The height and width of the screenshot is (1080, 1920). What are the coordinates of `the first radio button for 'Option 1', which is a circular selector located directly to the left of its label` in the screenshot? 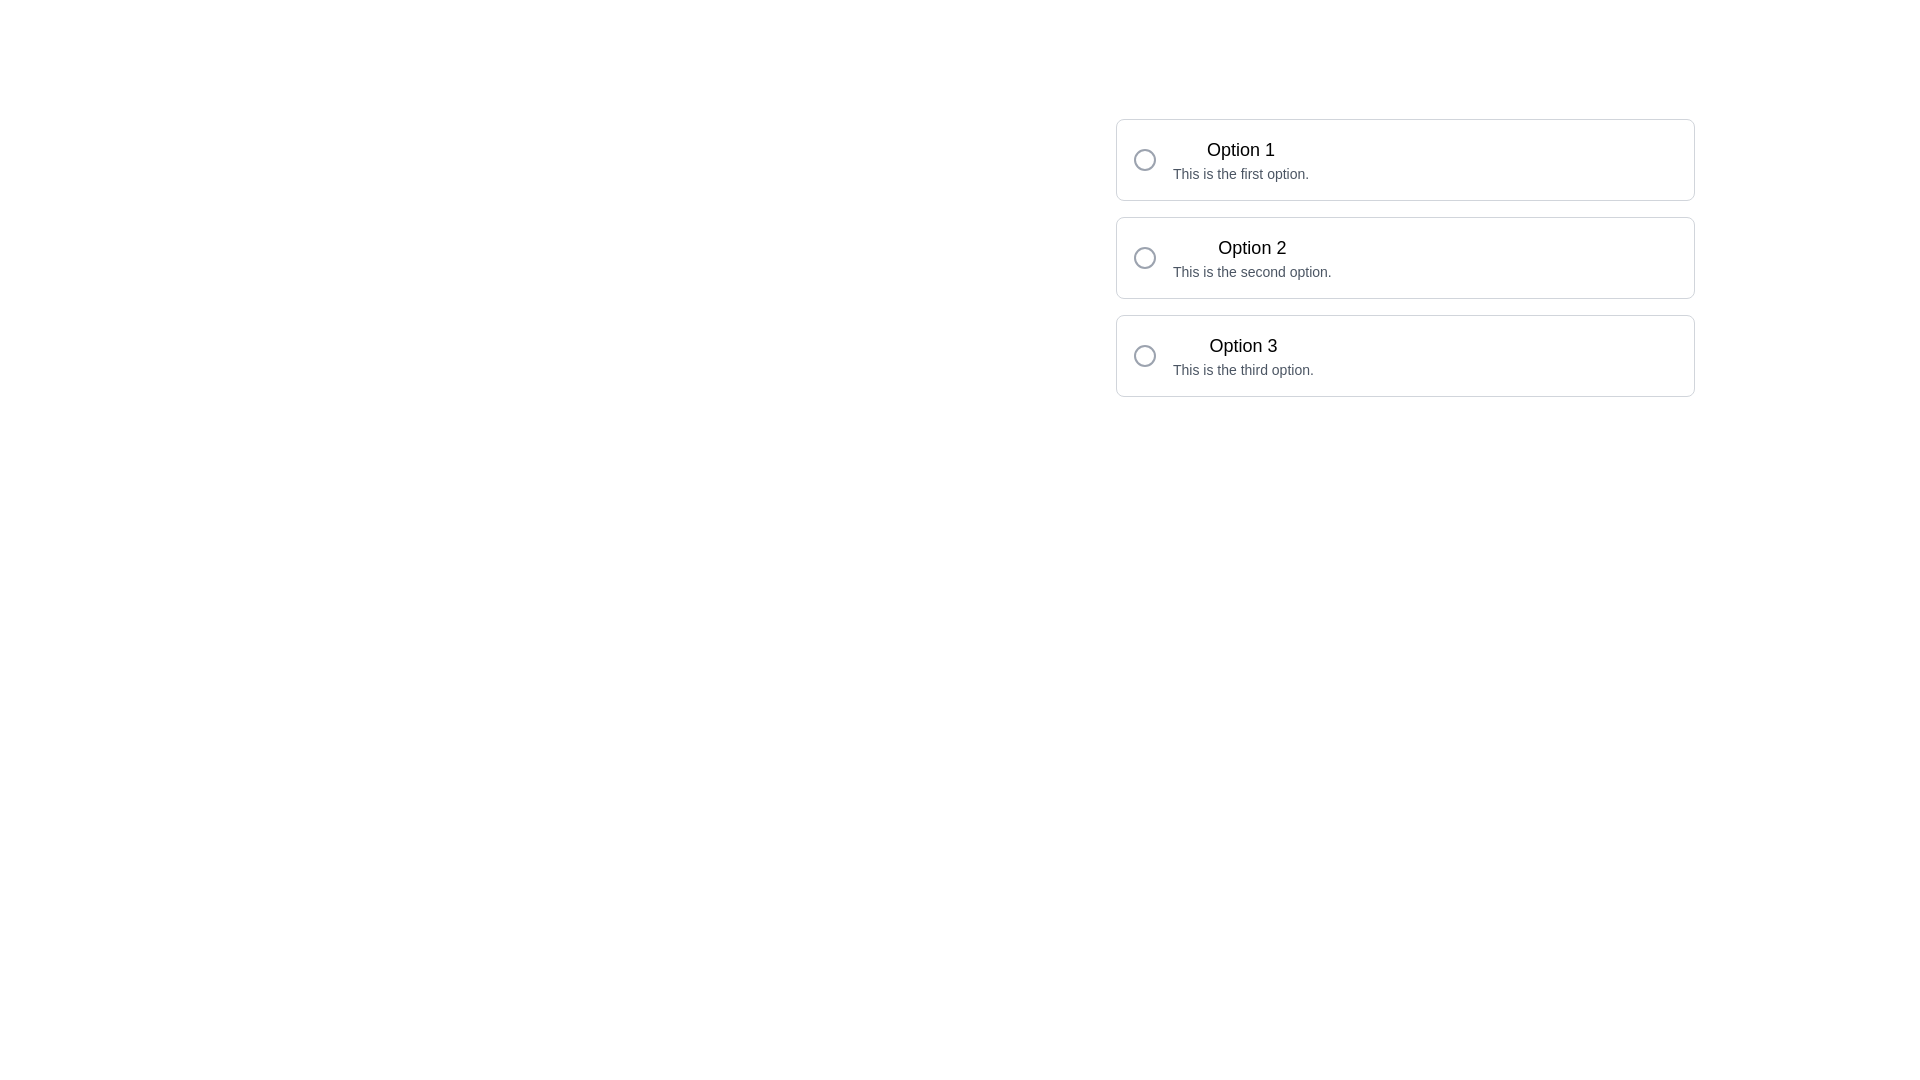 It's located at (1145, 158).